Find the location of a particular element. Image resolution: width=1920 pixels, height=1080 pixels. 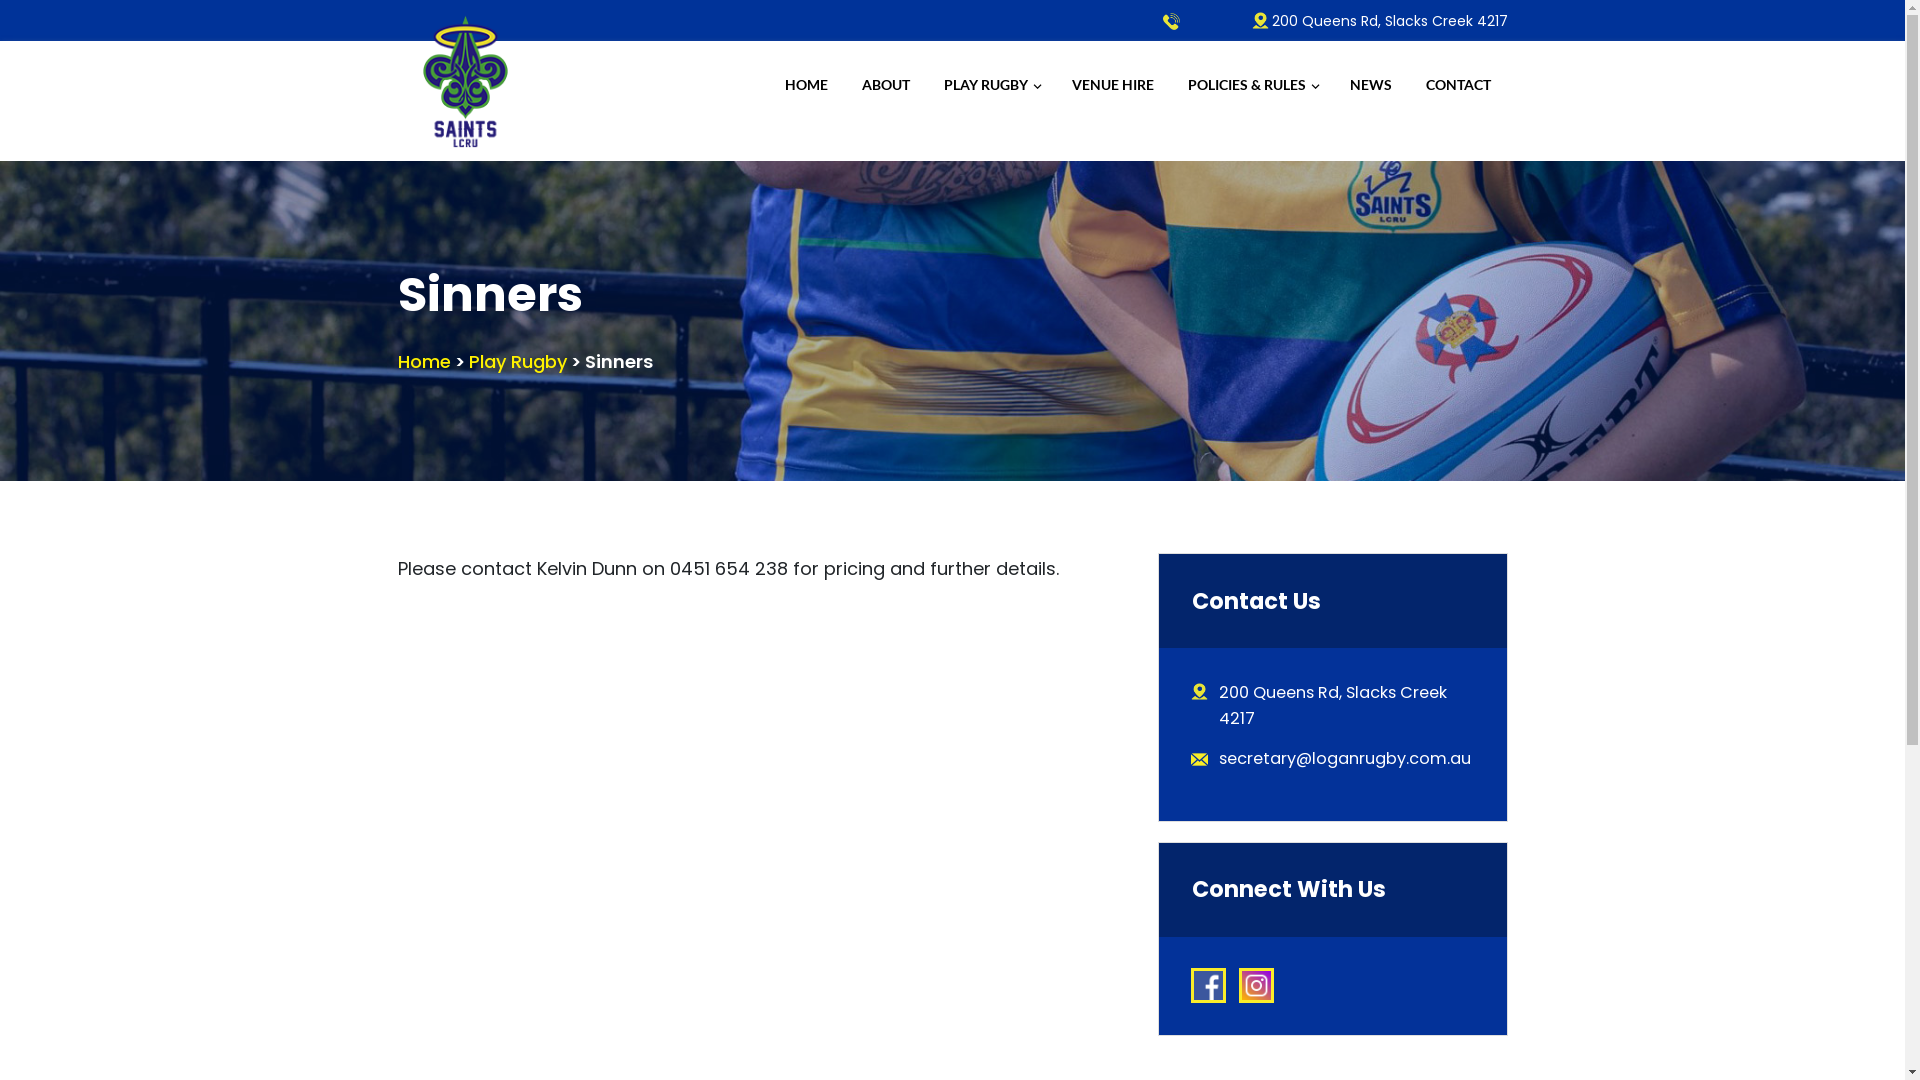

'NEWS' is located at coordinates (1368, 83).